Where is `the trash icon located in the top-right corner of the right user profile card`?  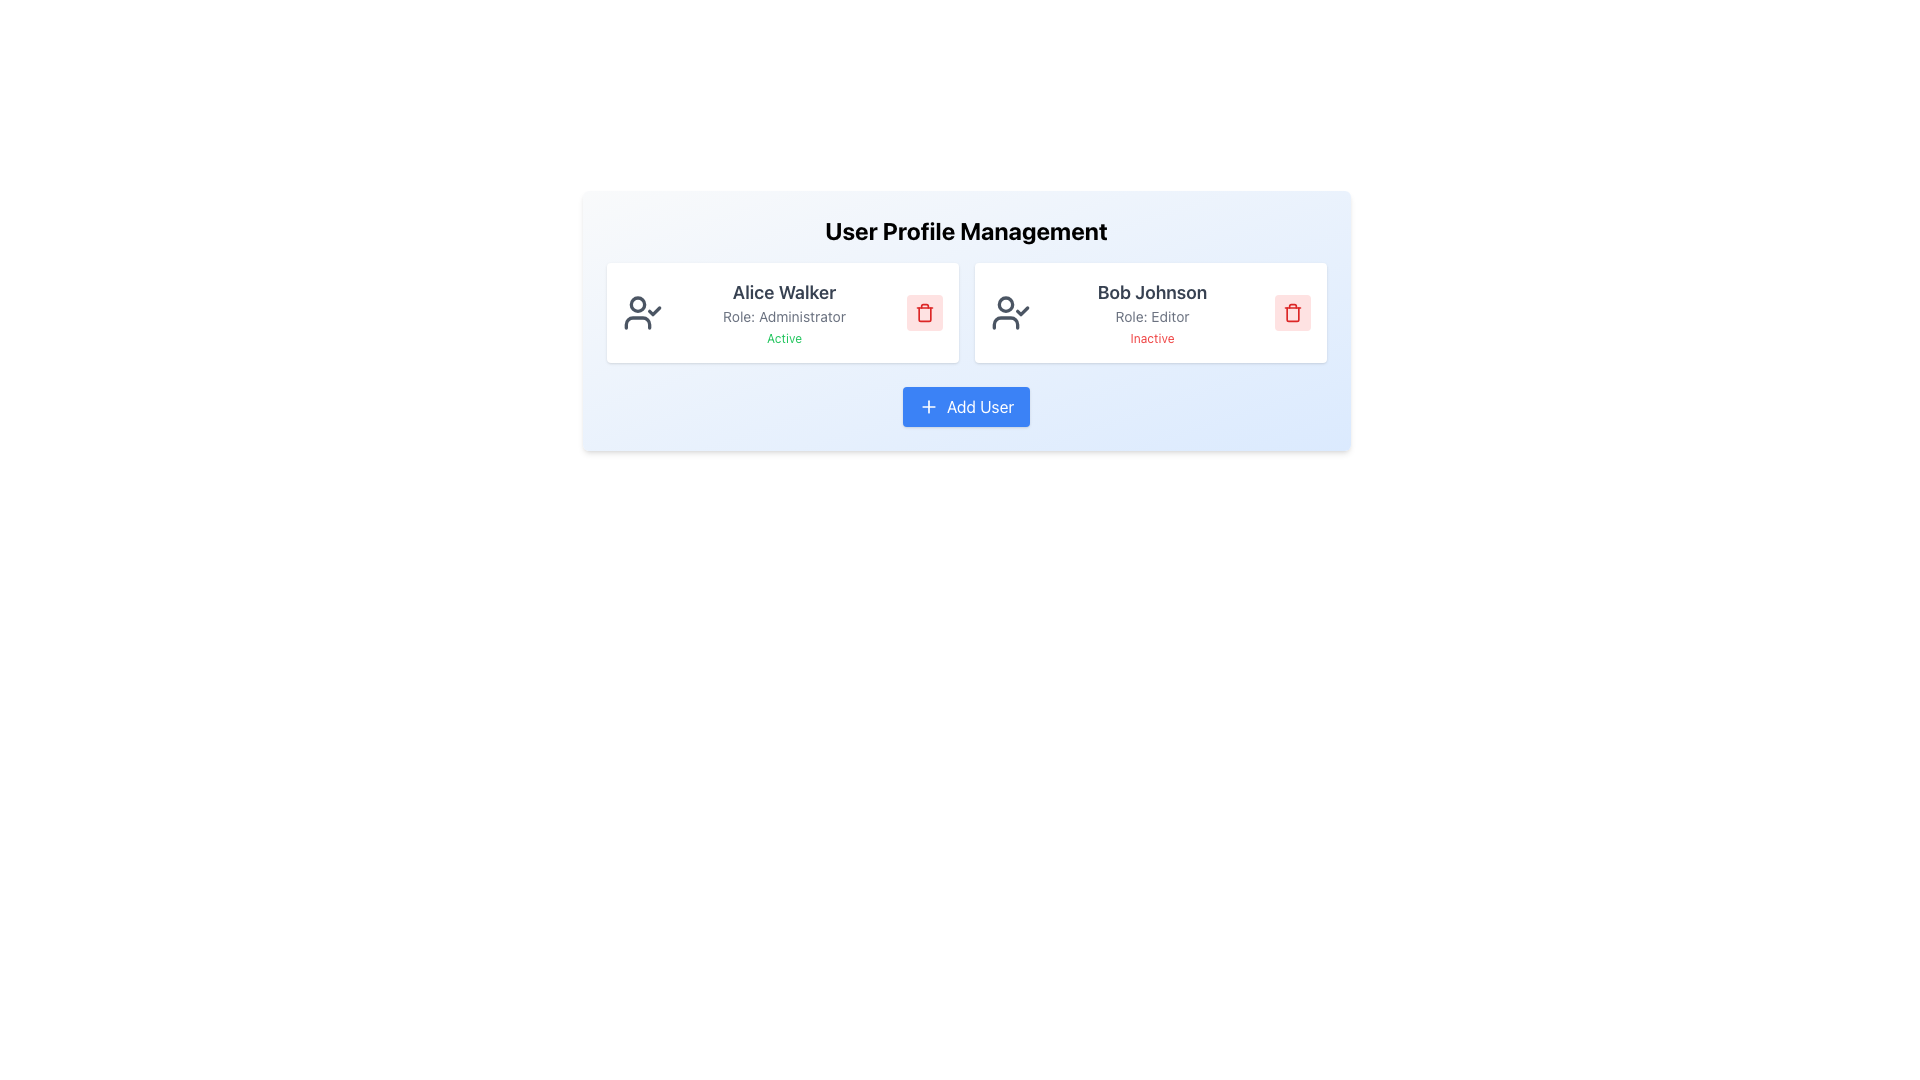
the trash icon located in the top-right corner of the right user profile card is located at coordinates (1292, 312).